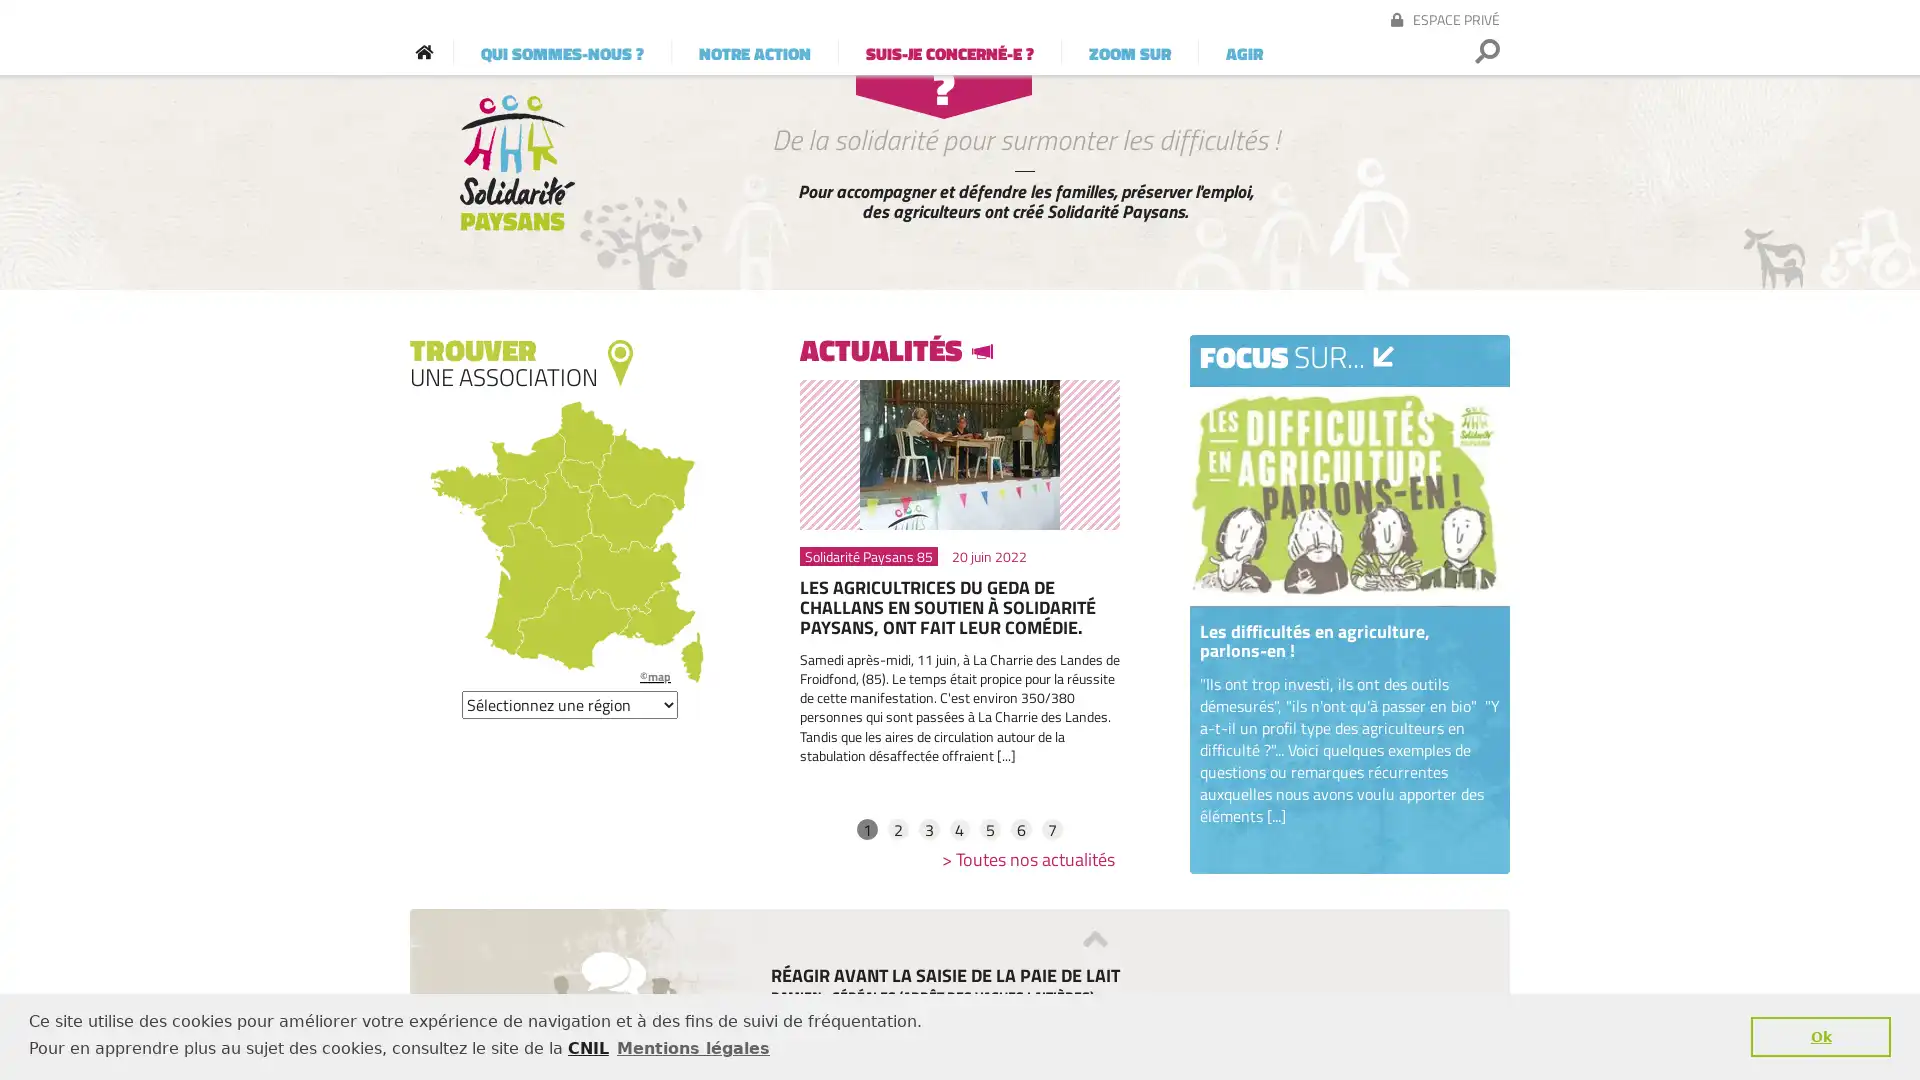 This screenshot has width=1920, height=1080. Describe the element at coordinates (692, 1047) in the screenshot. I see `learn more about cookies` at that location.